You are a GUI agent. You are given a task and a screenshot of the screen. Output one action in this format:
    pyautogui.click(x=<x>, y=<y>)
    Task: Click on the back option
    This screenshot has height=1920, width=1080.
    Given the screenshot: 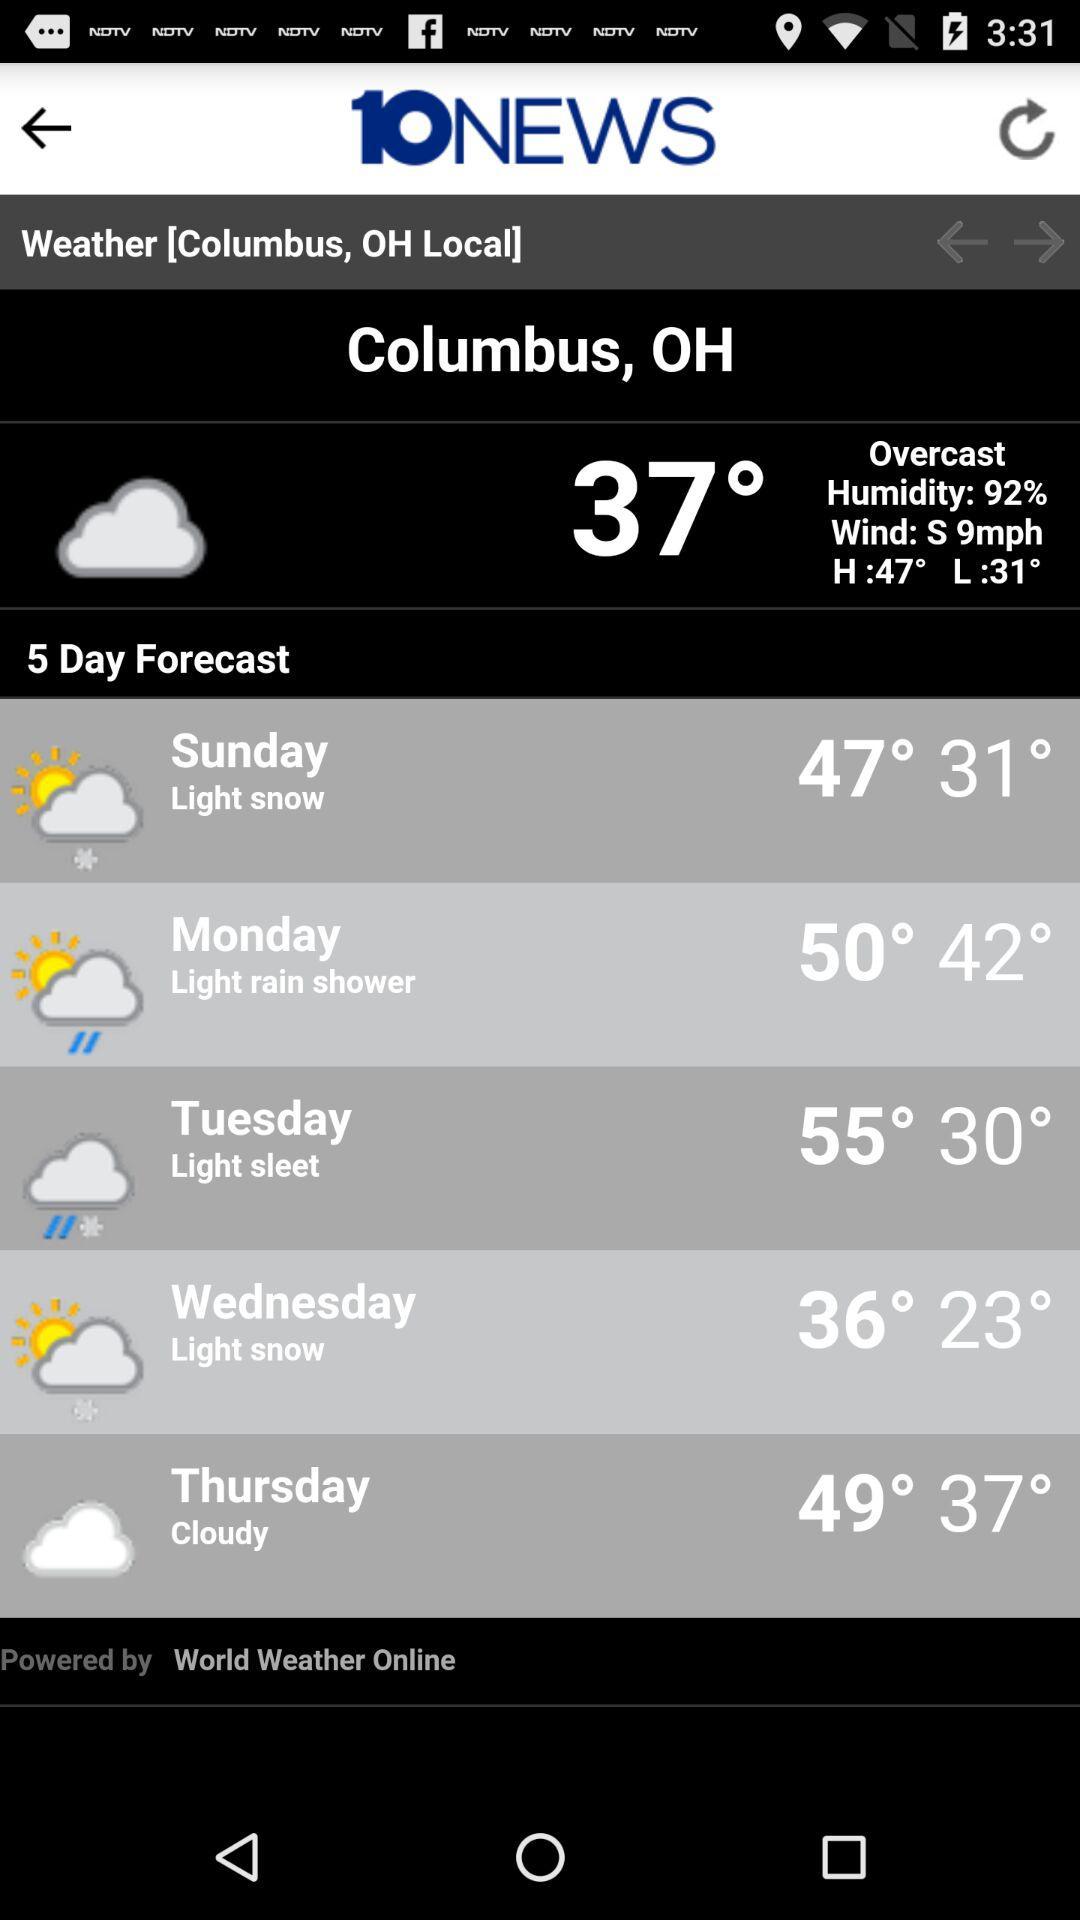 What is the action you would take?
    pyautogui.click(x=45, y=127)
    